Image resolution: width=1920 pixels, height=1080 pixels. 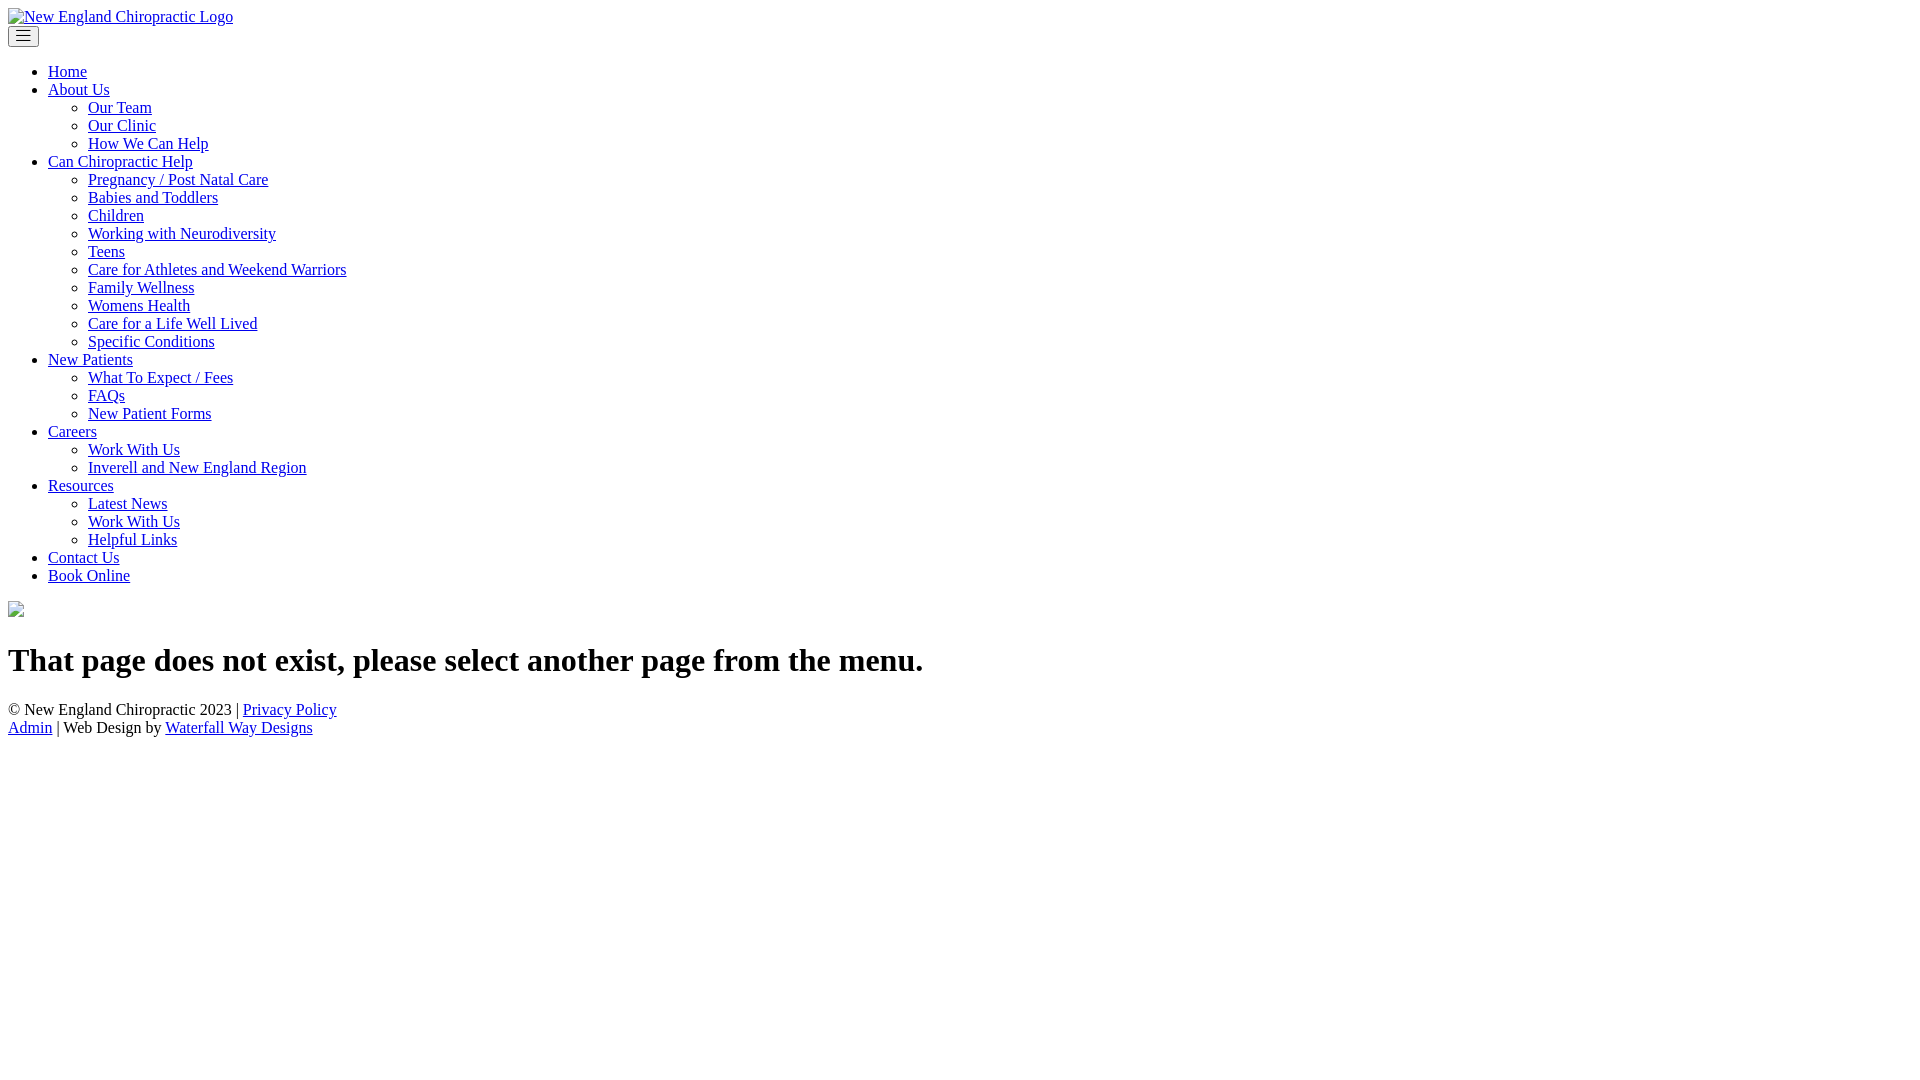 I want to click on 'New Patient Forms', so click(x=148, y=412).